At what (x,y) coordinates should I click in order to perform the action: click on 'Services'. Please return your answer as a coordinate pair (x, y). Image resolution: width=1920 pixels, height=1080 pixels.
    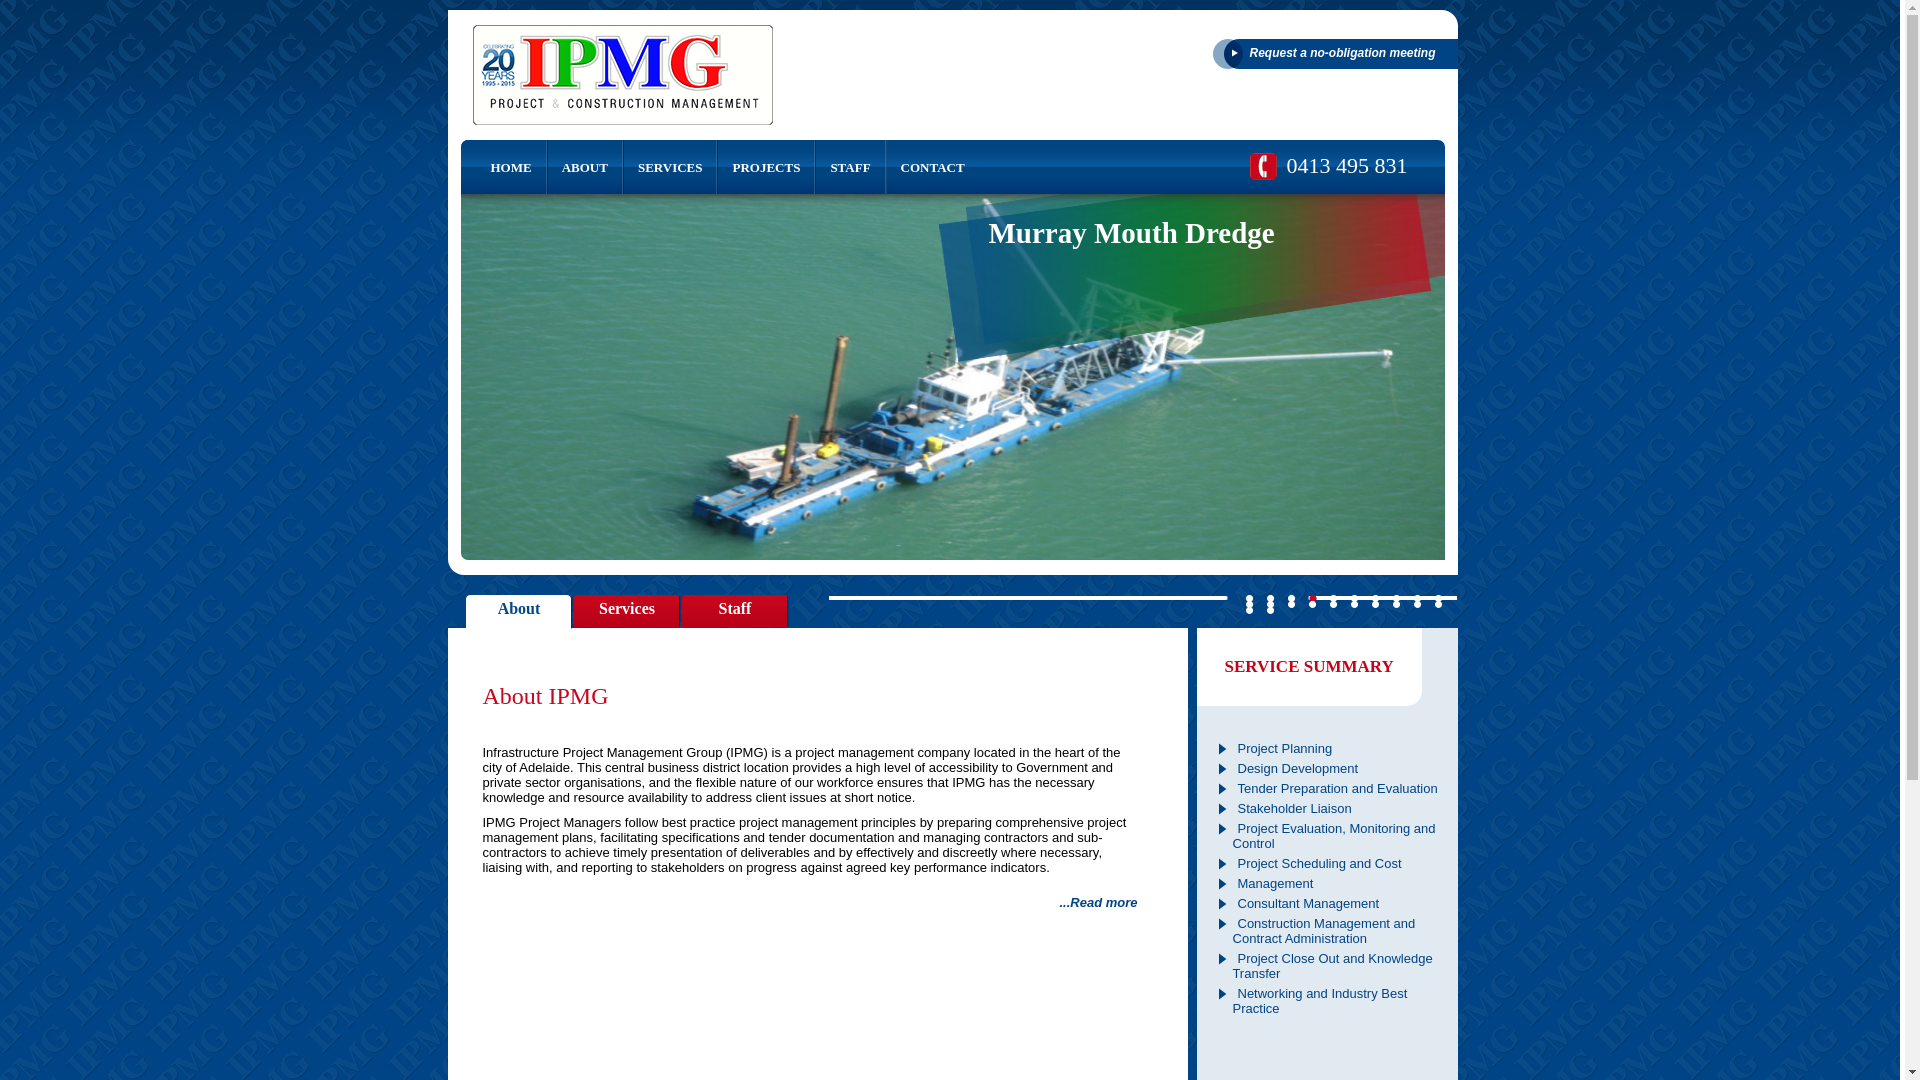
    Looking at the image, I should click on (626, 611).